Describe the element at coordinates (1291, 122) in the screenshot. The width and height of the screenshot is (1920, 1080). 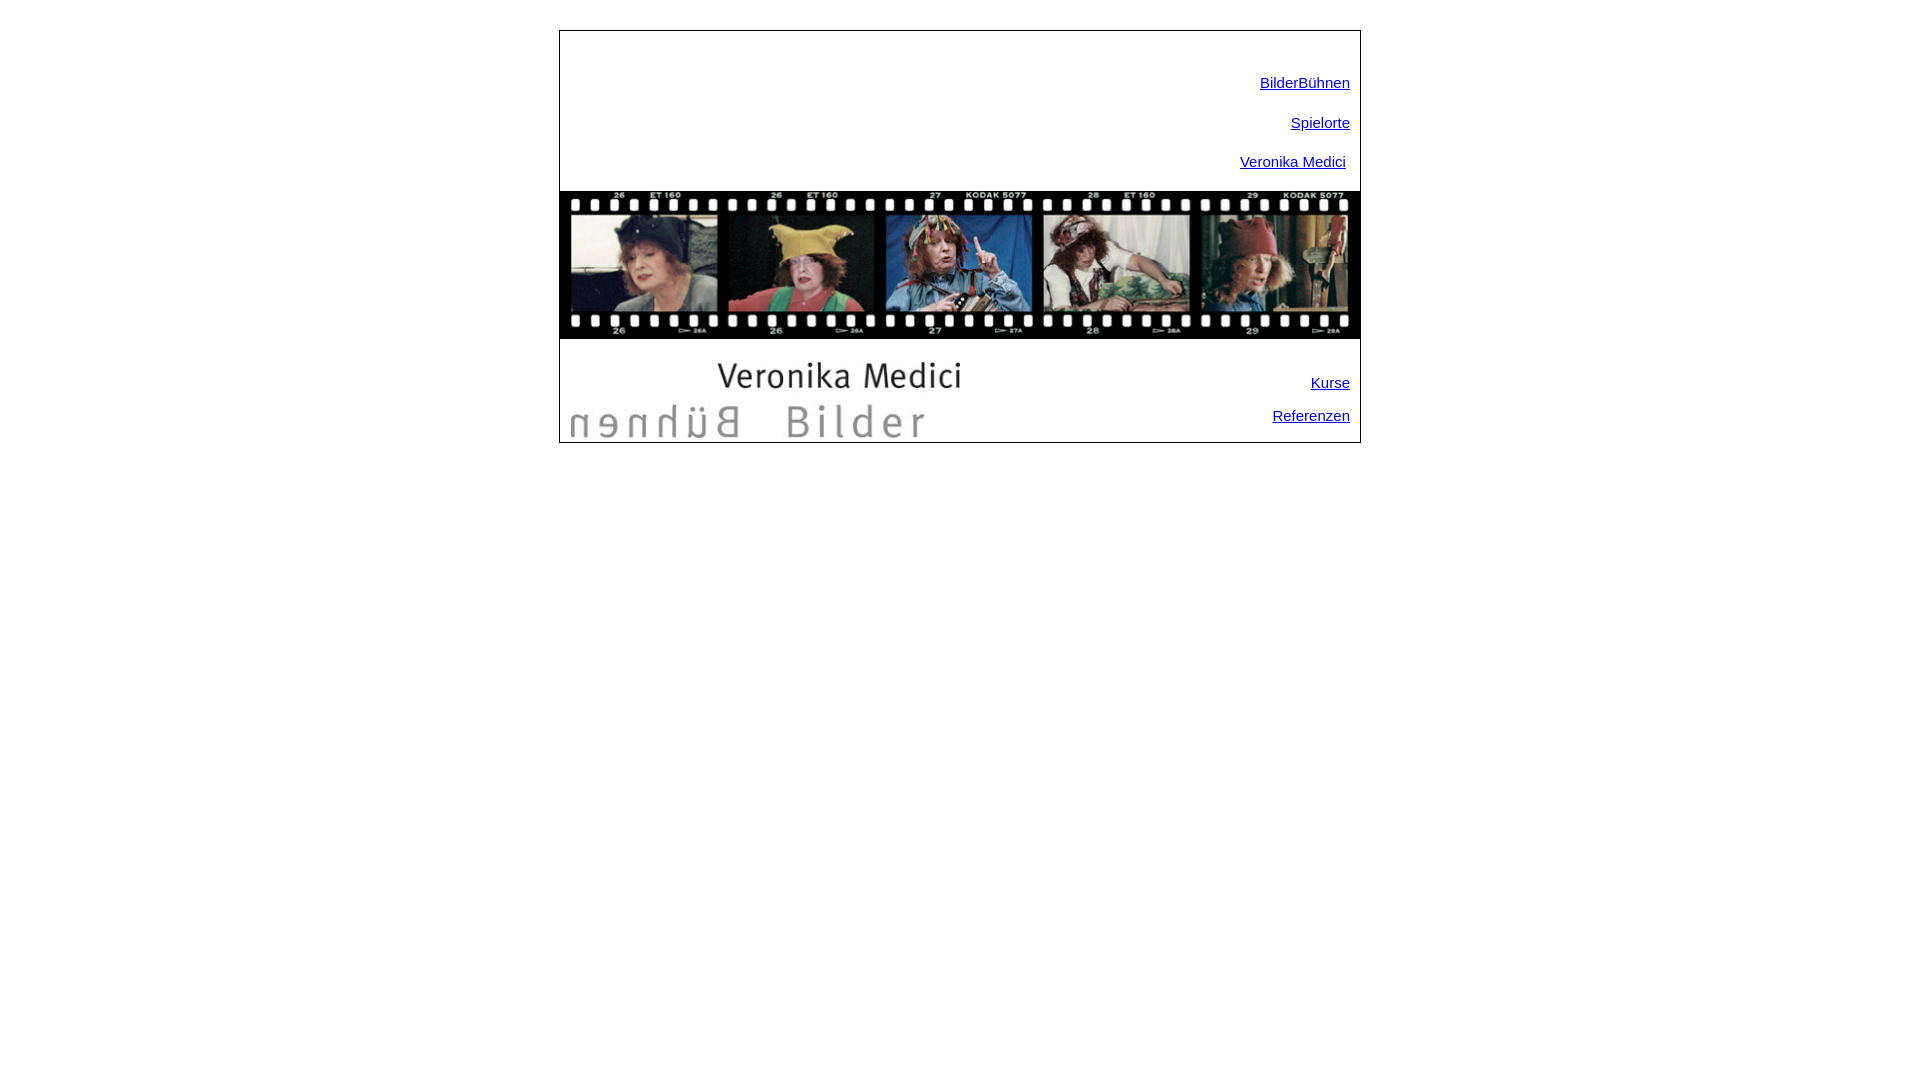
I see `'Spielorte'` at that location.